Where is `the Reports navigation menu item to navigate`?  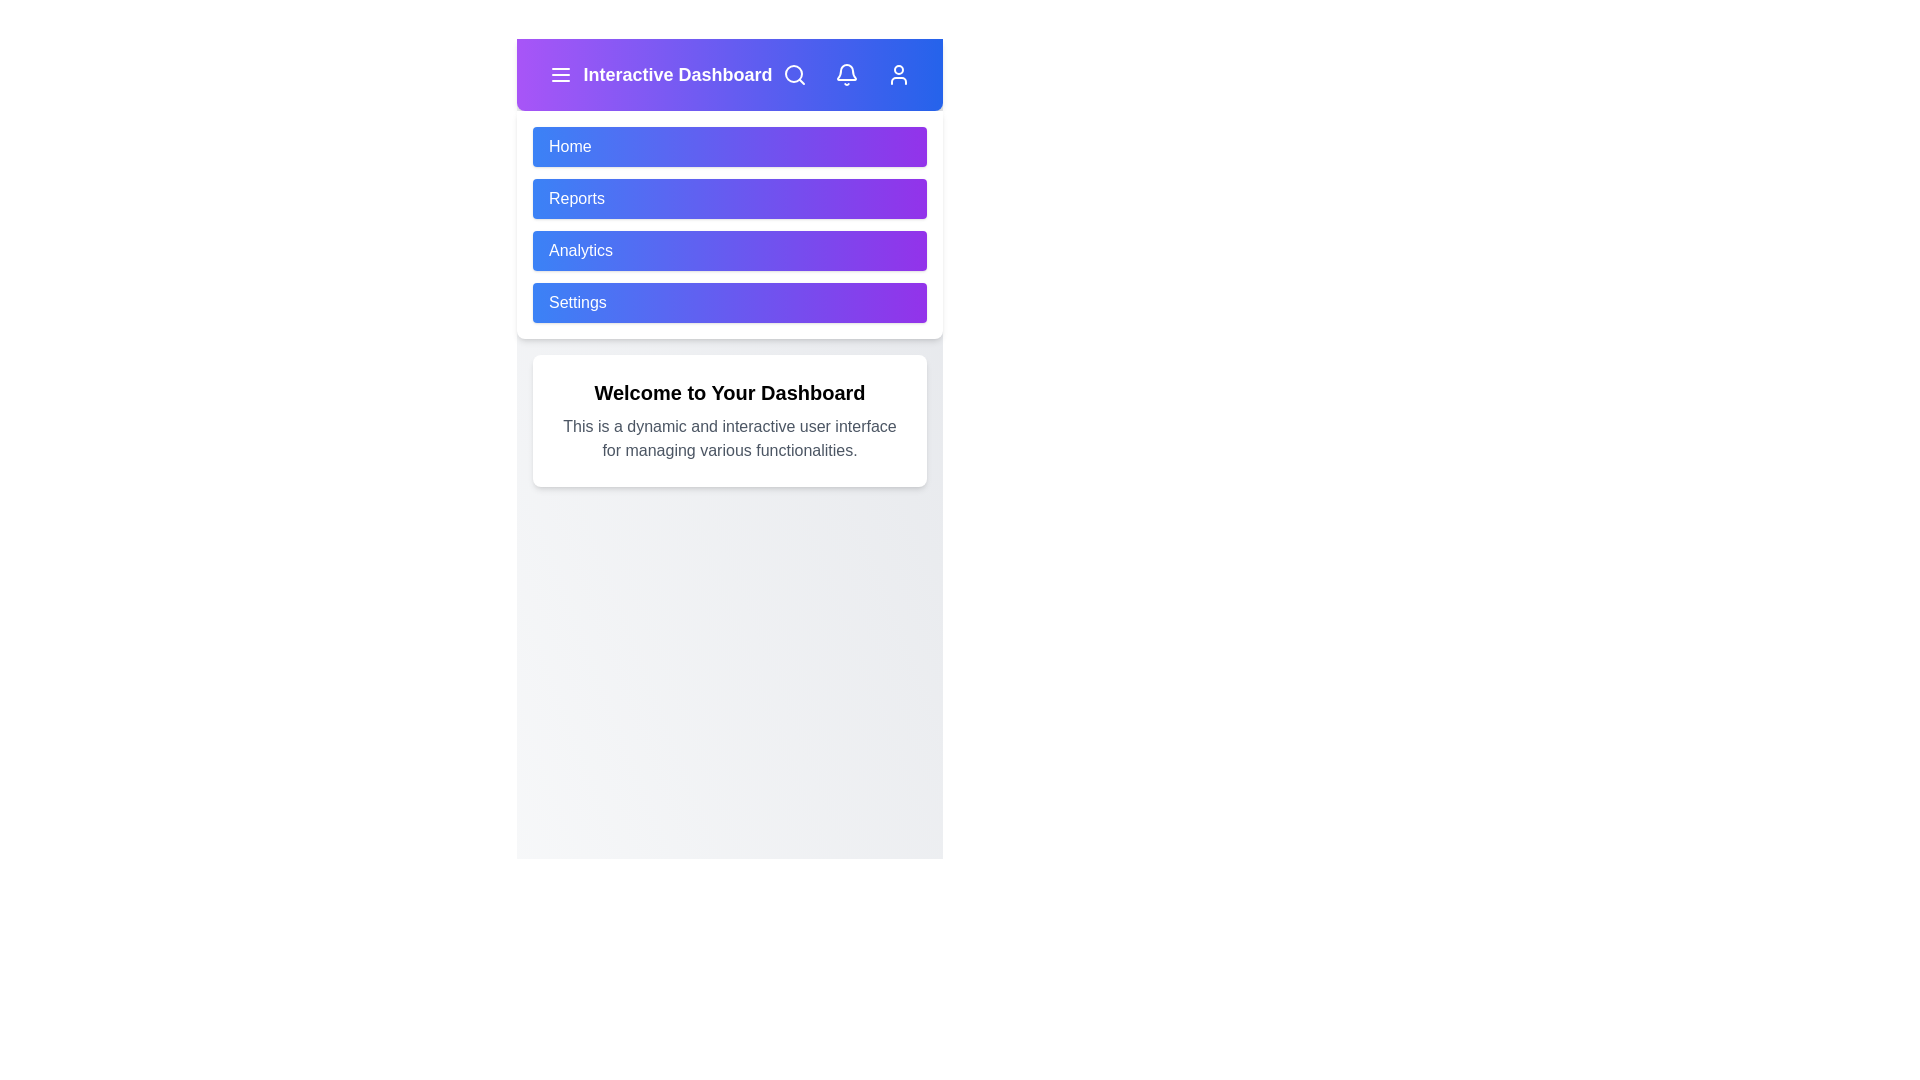
the Reports navigation menu item to navigate is located at coordinates (728, 199).